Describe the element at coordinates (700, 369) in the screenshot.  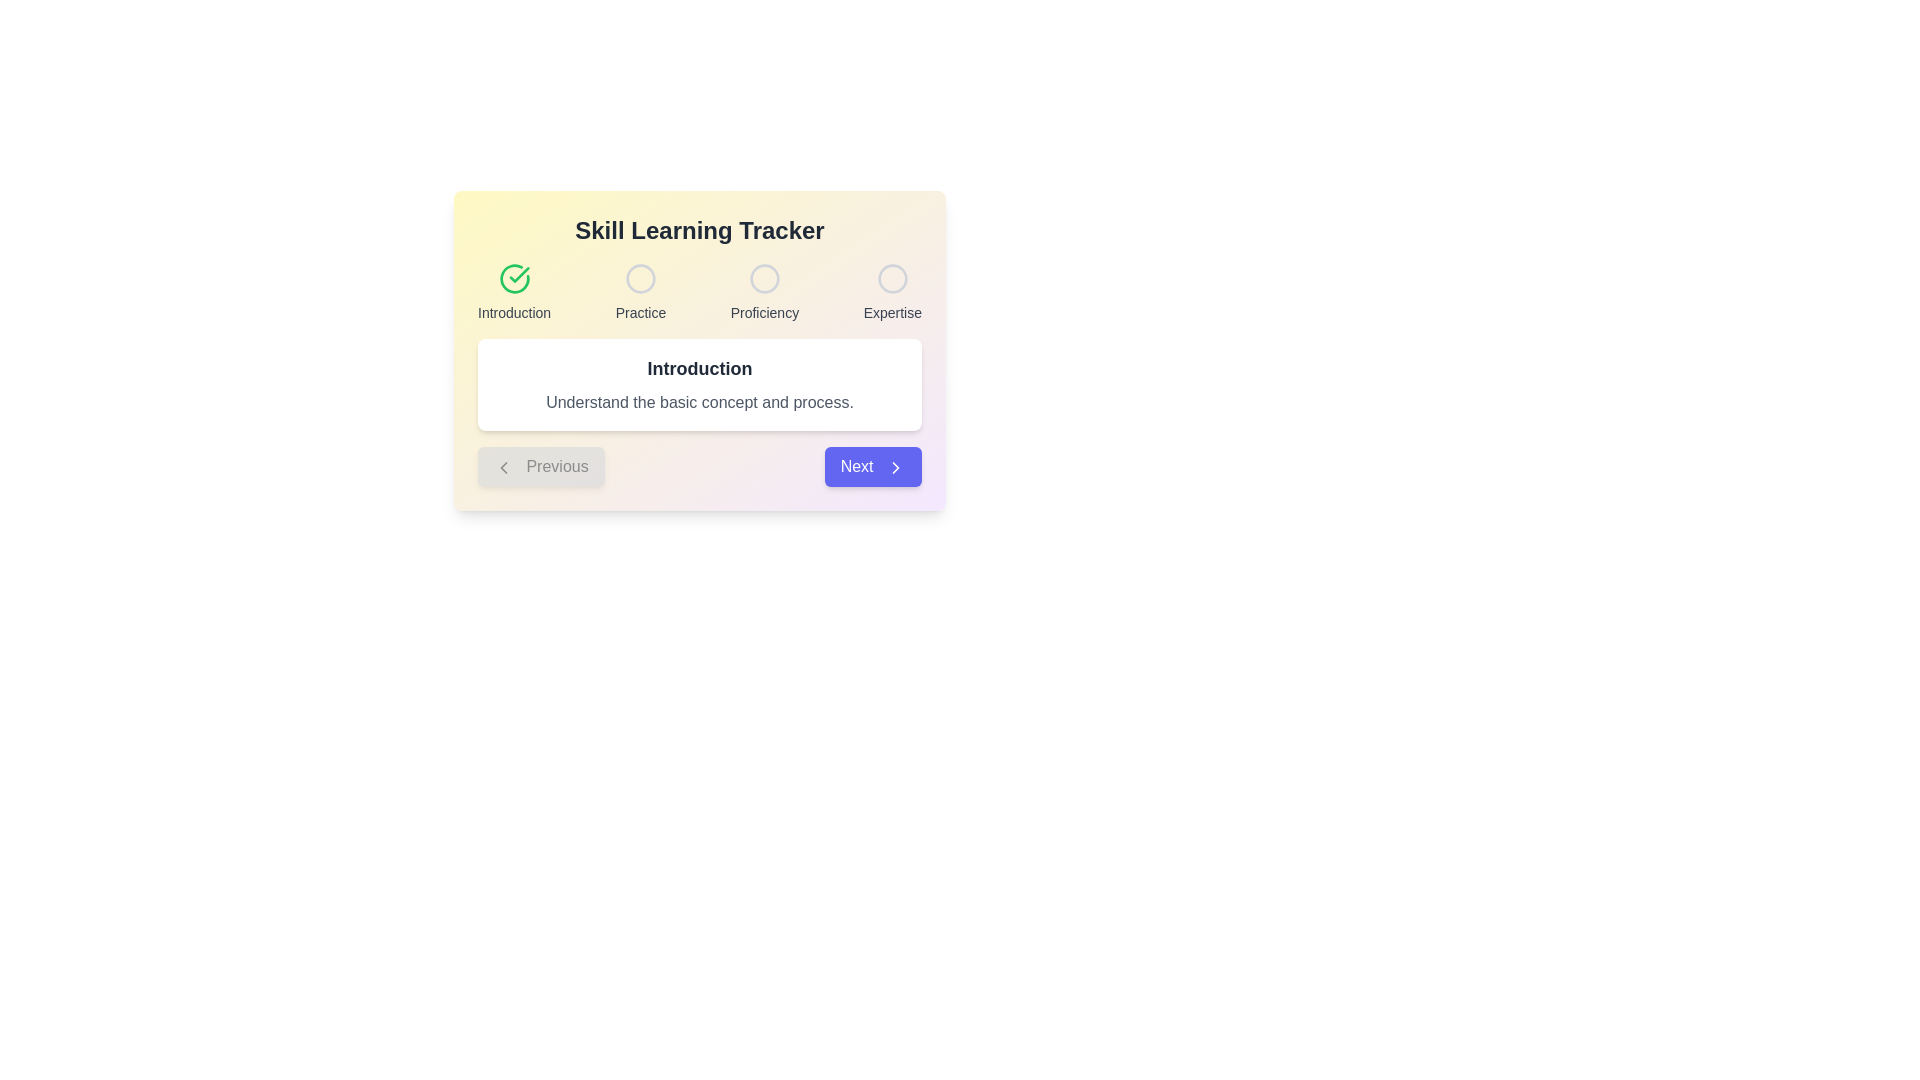
I see `the primary header text element, which is located within a white rounded rectangle box above a descriptive paragraph` at that location.